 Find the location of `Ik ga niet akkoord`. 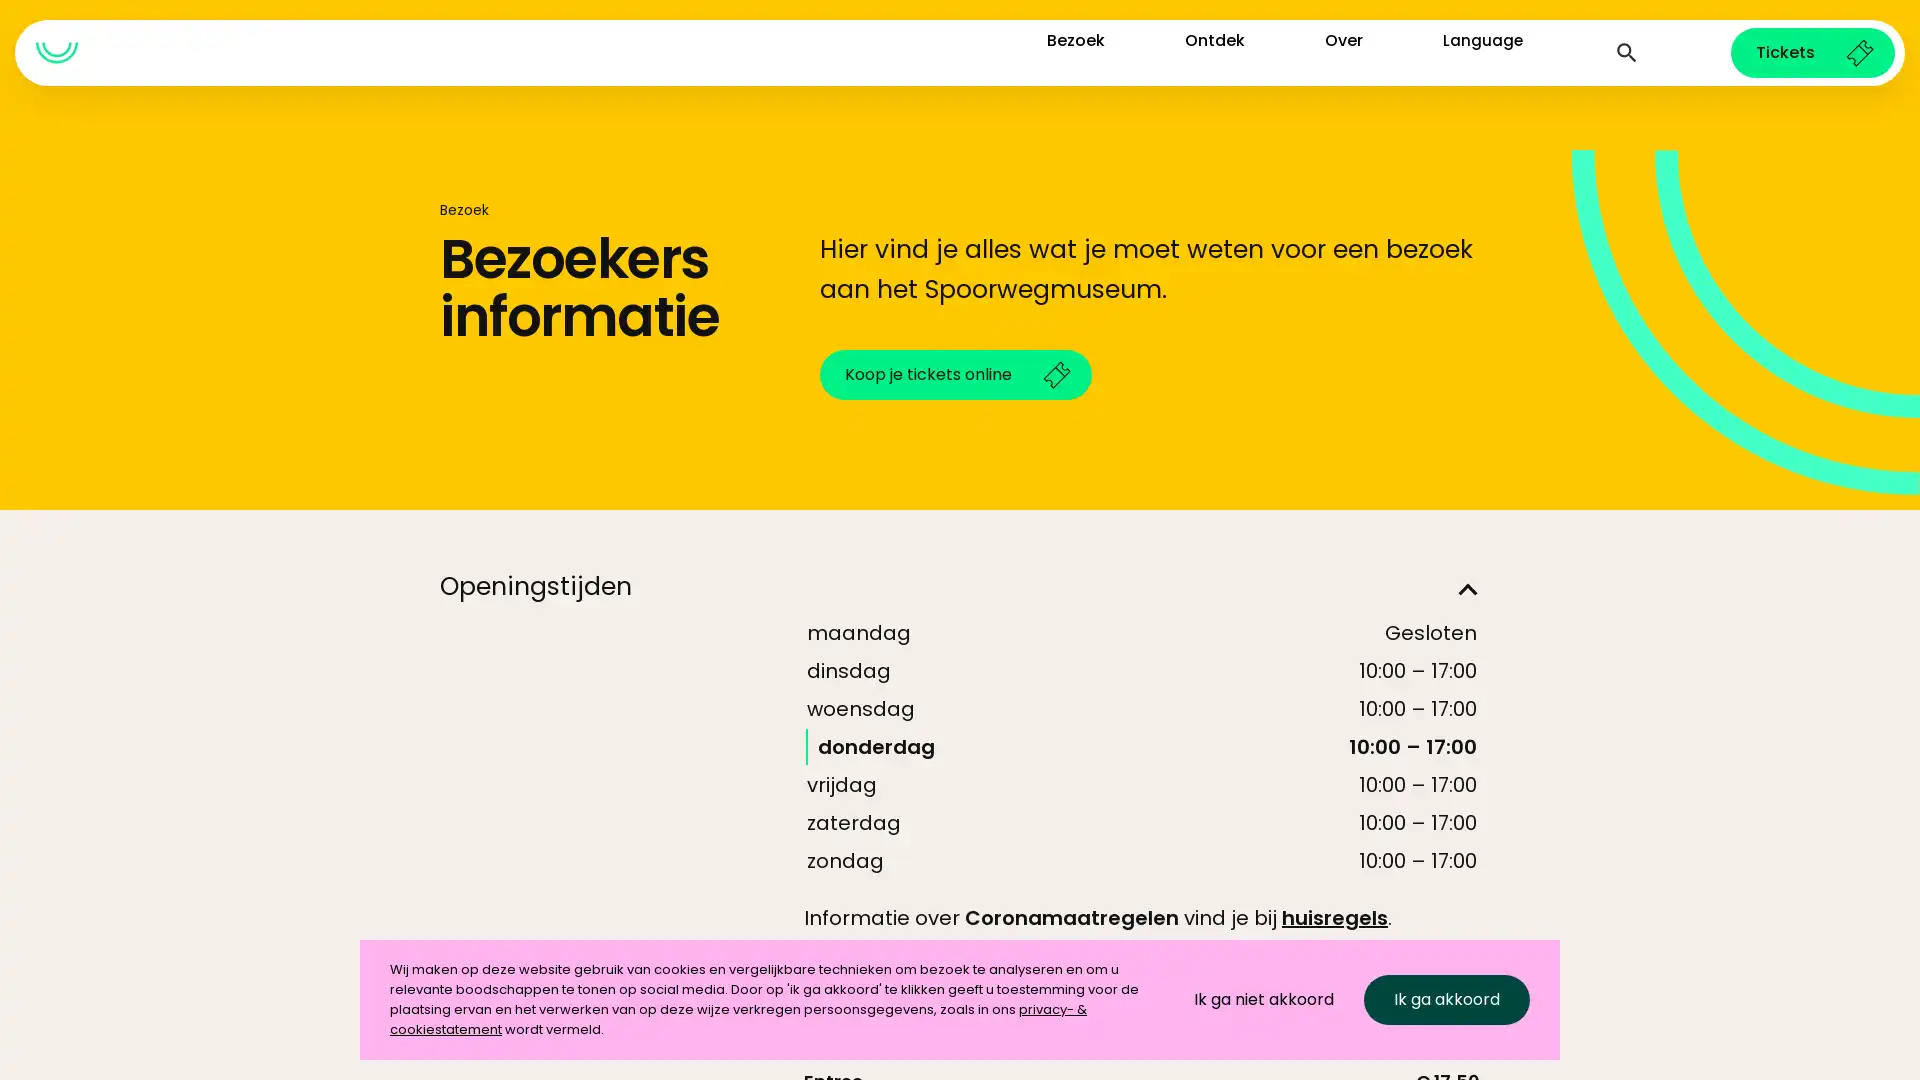

Ik ga niet akkoord is located at coordinates (1262, 999).